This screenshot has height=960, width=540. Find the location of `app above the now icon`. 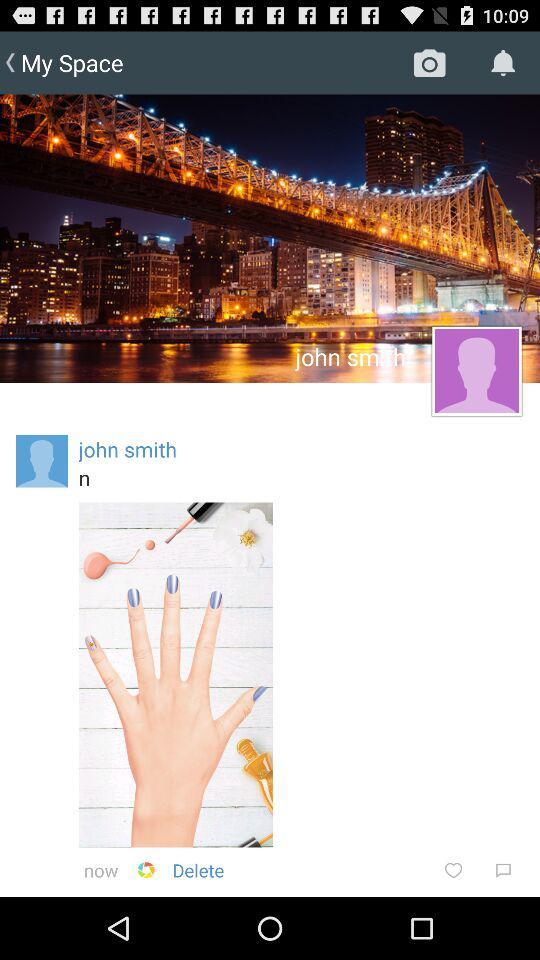

app above the now icon is located at coordinates (175, 674).